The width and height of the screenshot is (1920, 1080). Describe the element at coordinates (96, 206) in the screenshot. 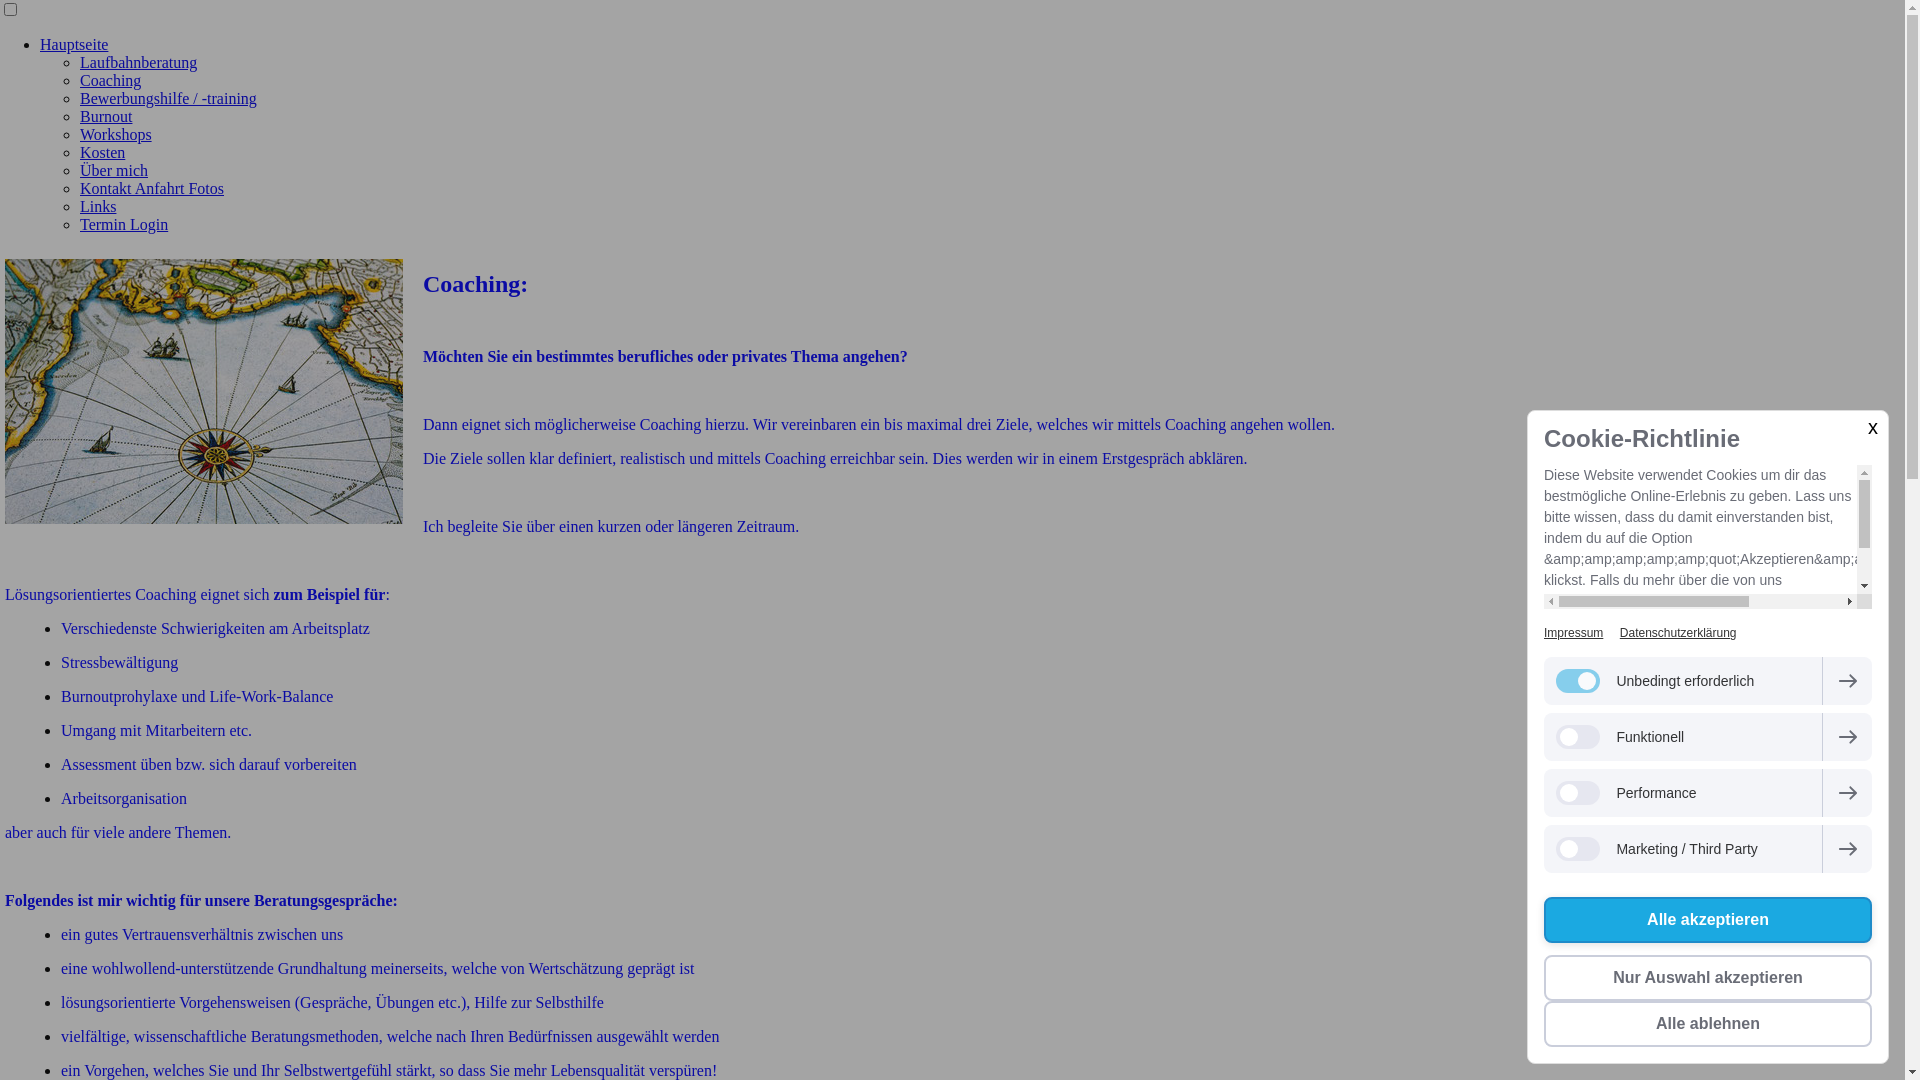

I see `'Links'` at that location.